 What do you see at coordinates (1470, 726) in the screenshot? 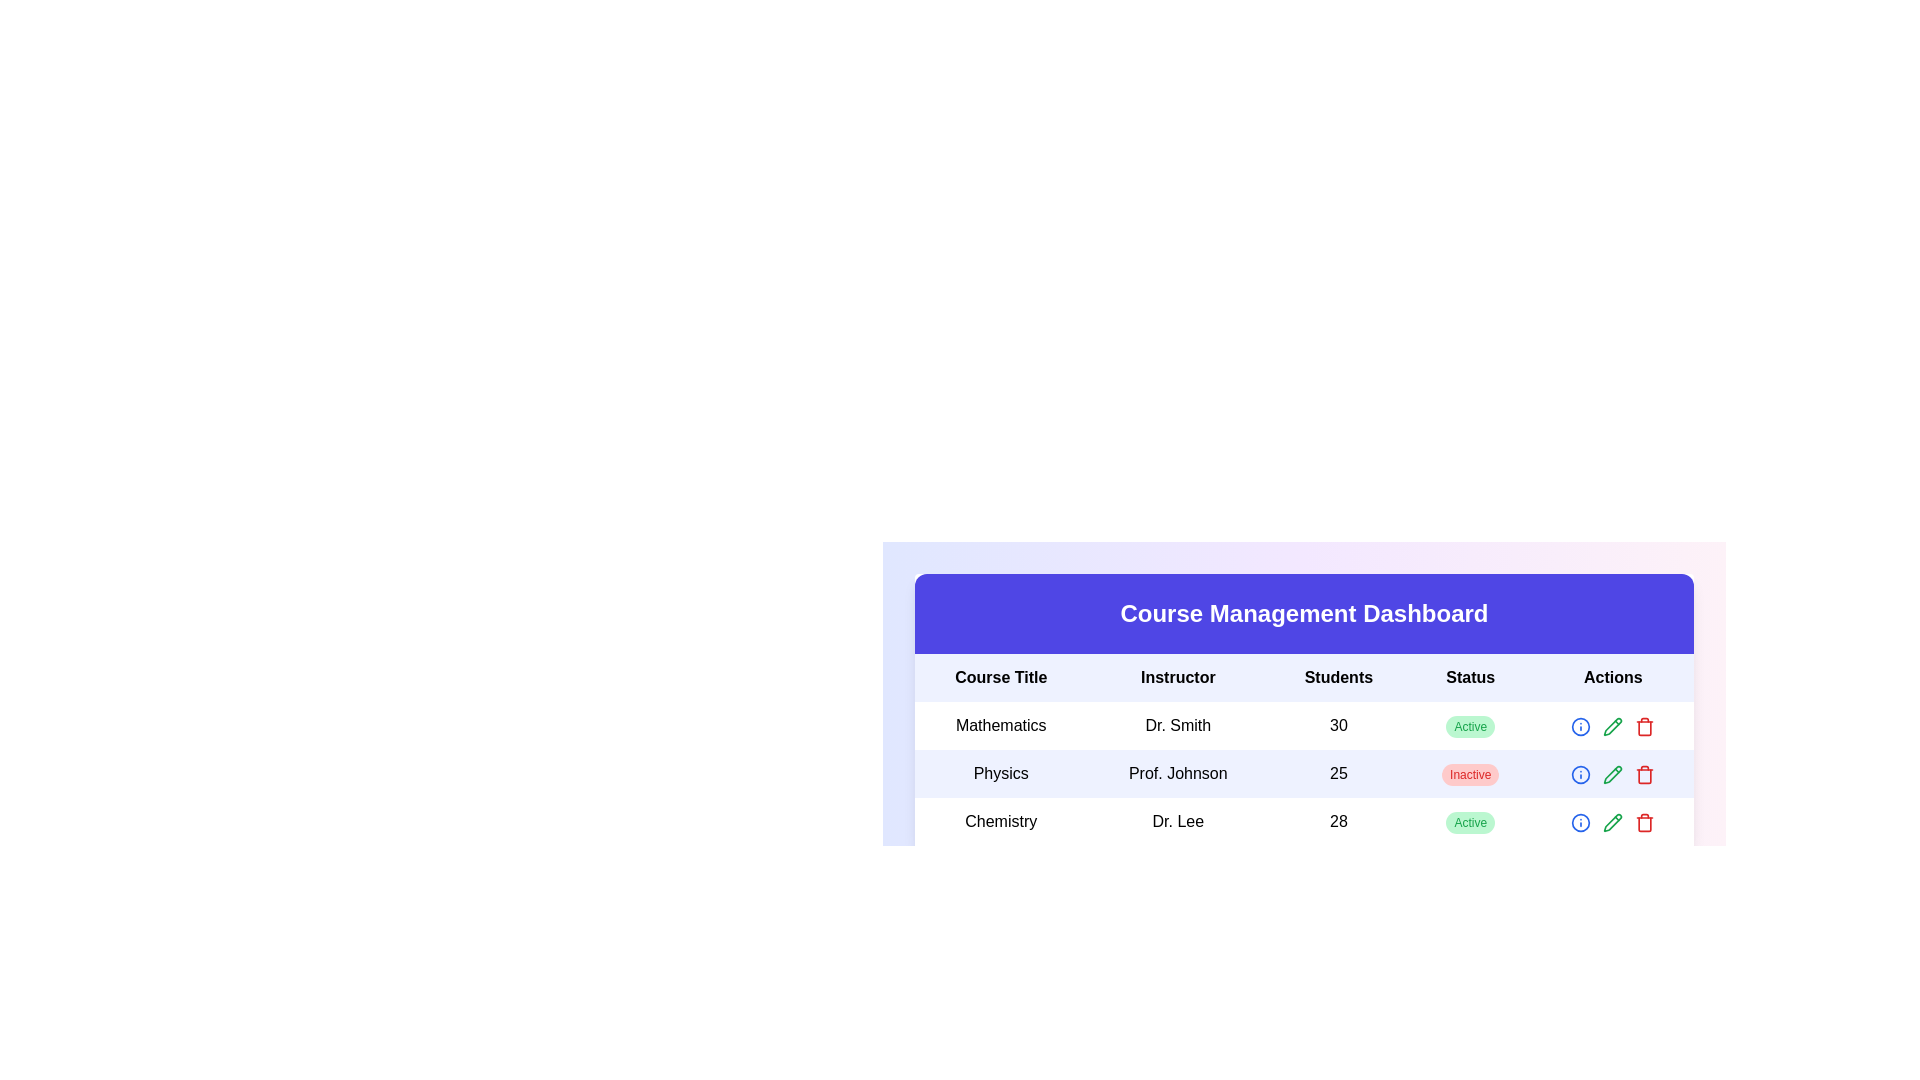
I see `the 'Active' status indicator badge in the first row of the data table, located between the 'Students' and 'Actions' columns` at bounding box center [1470, 726].